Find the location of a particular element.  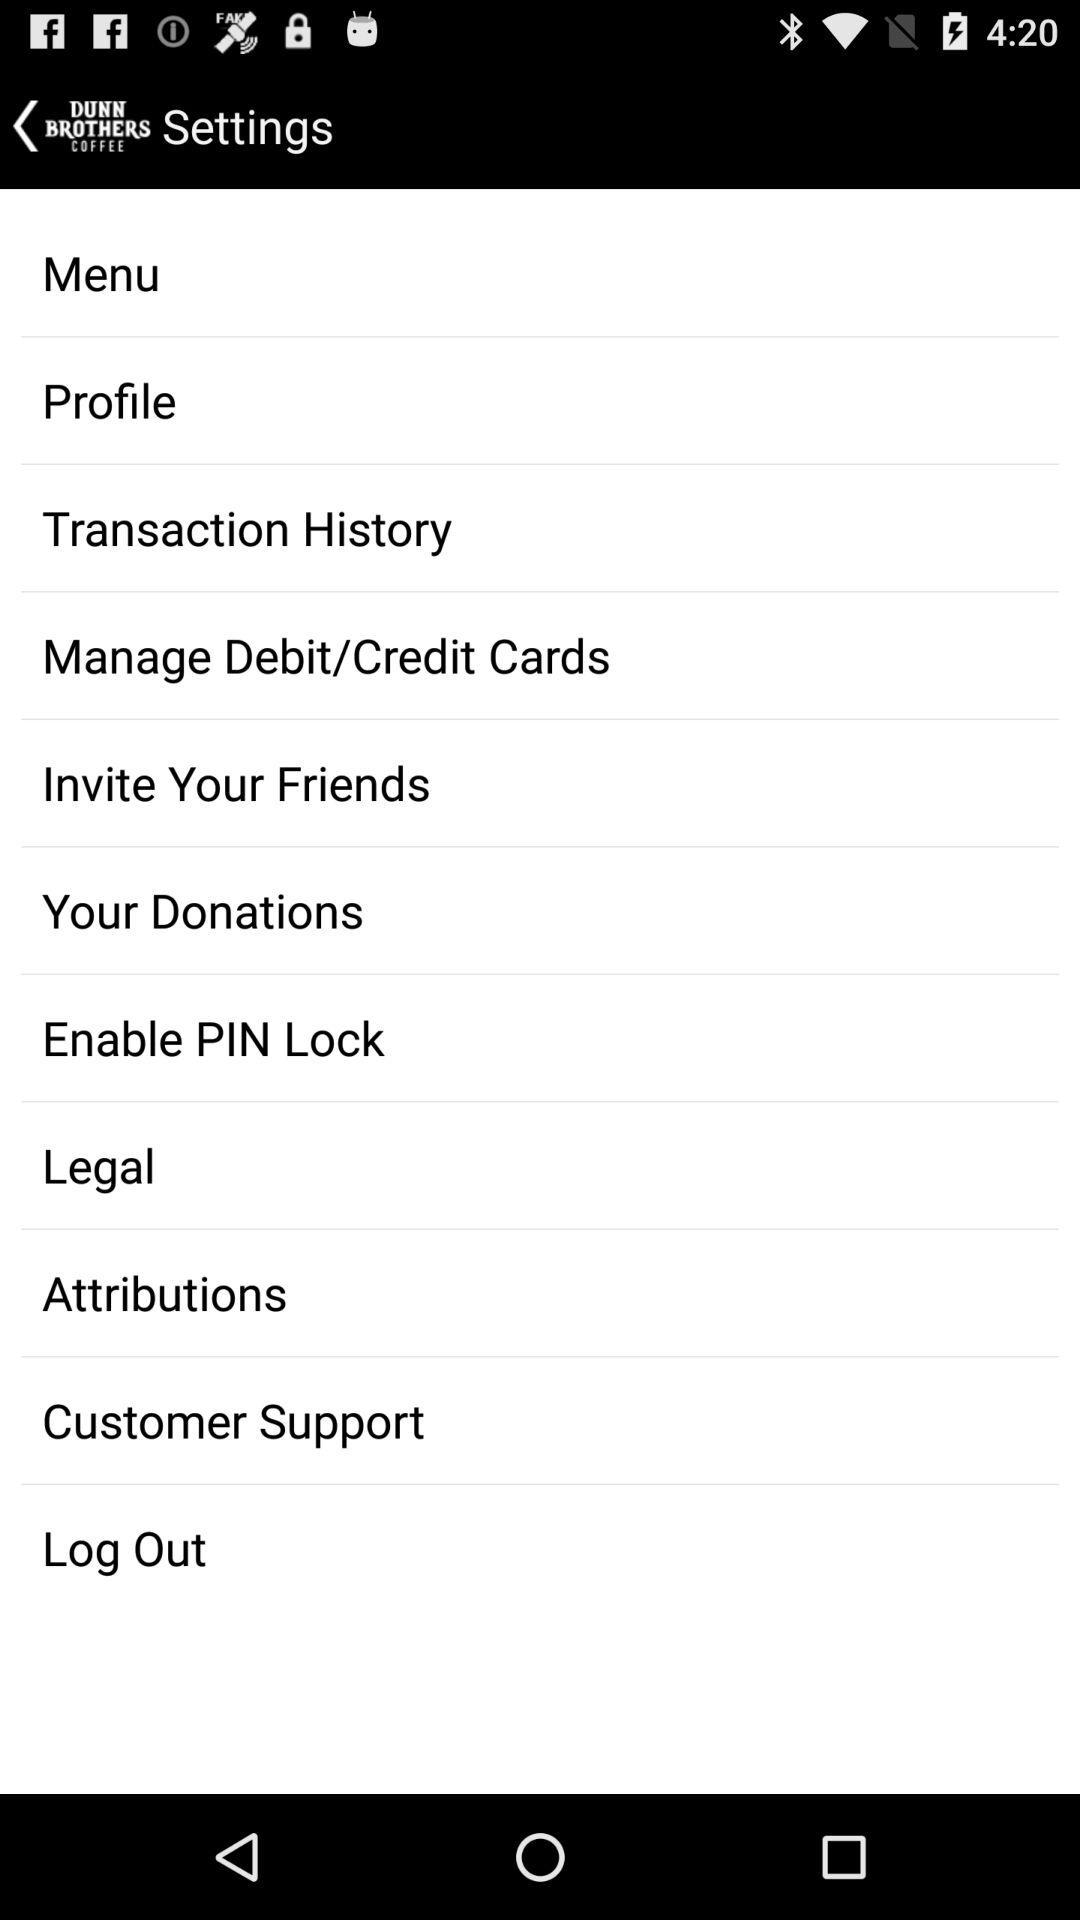

the option invite your friends is located at coordinates (540, 781).